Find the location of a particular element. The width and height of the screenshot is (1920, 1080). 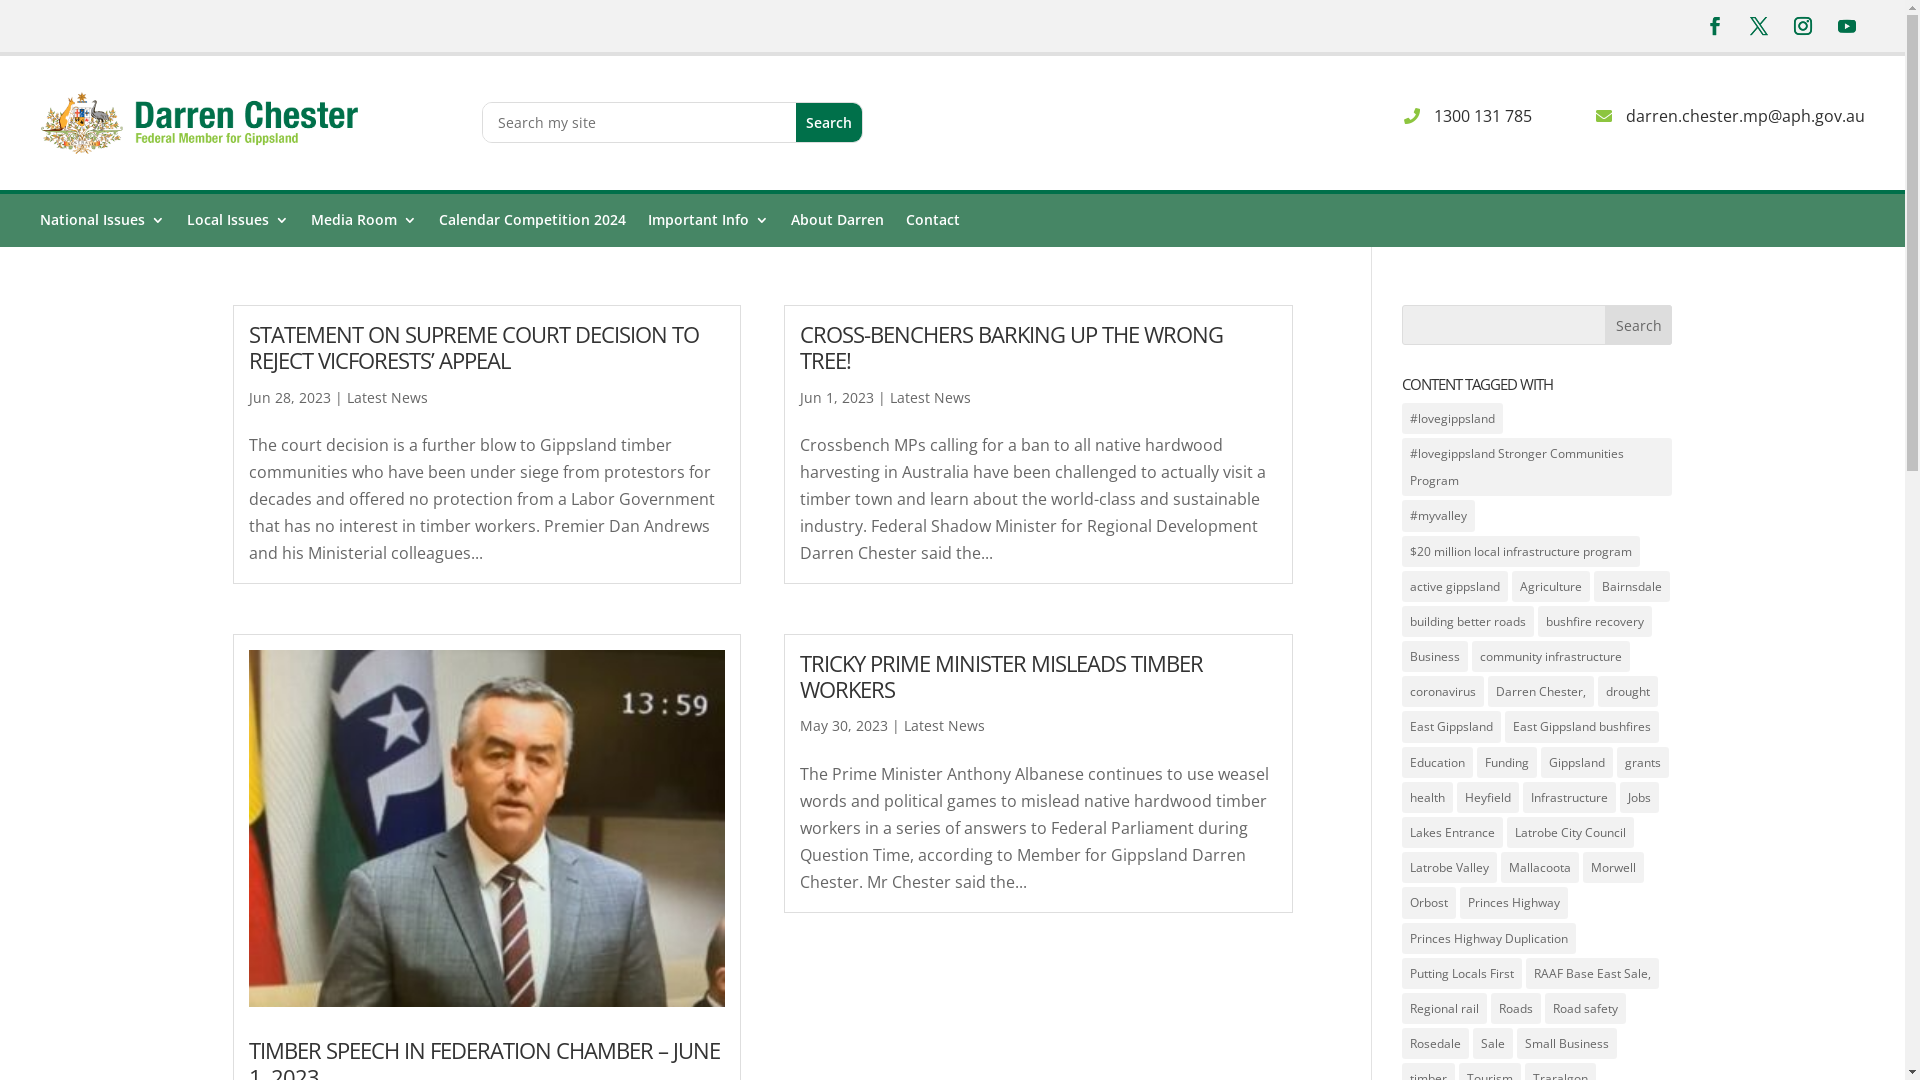

'Jobs' is located at coordinates (1639, 796).